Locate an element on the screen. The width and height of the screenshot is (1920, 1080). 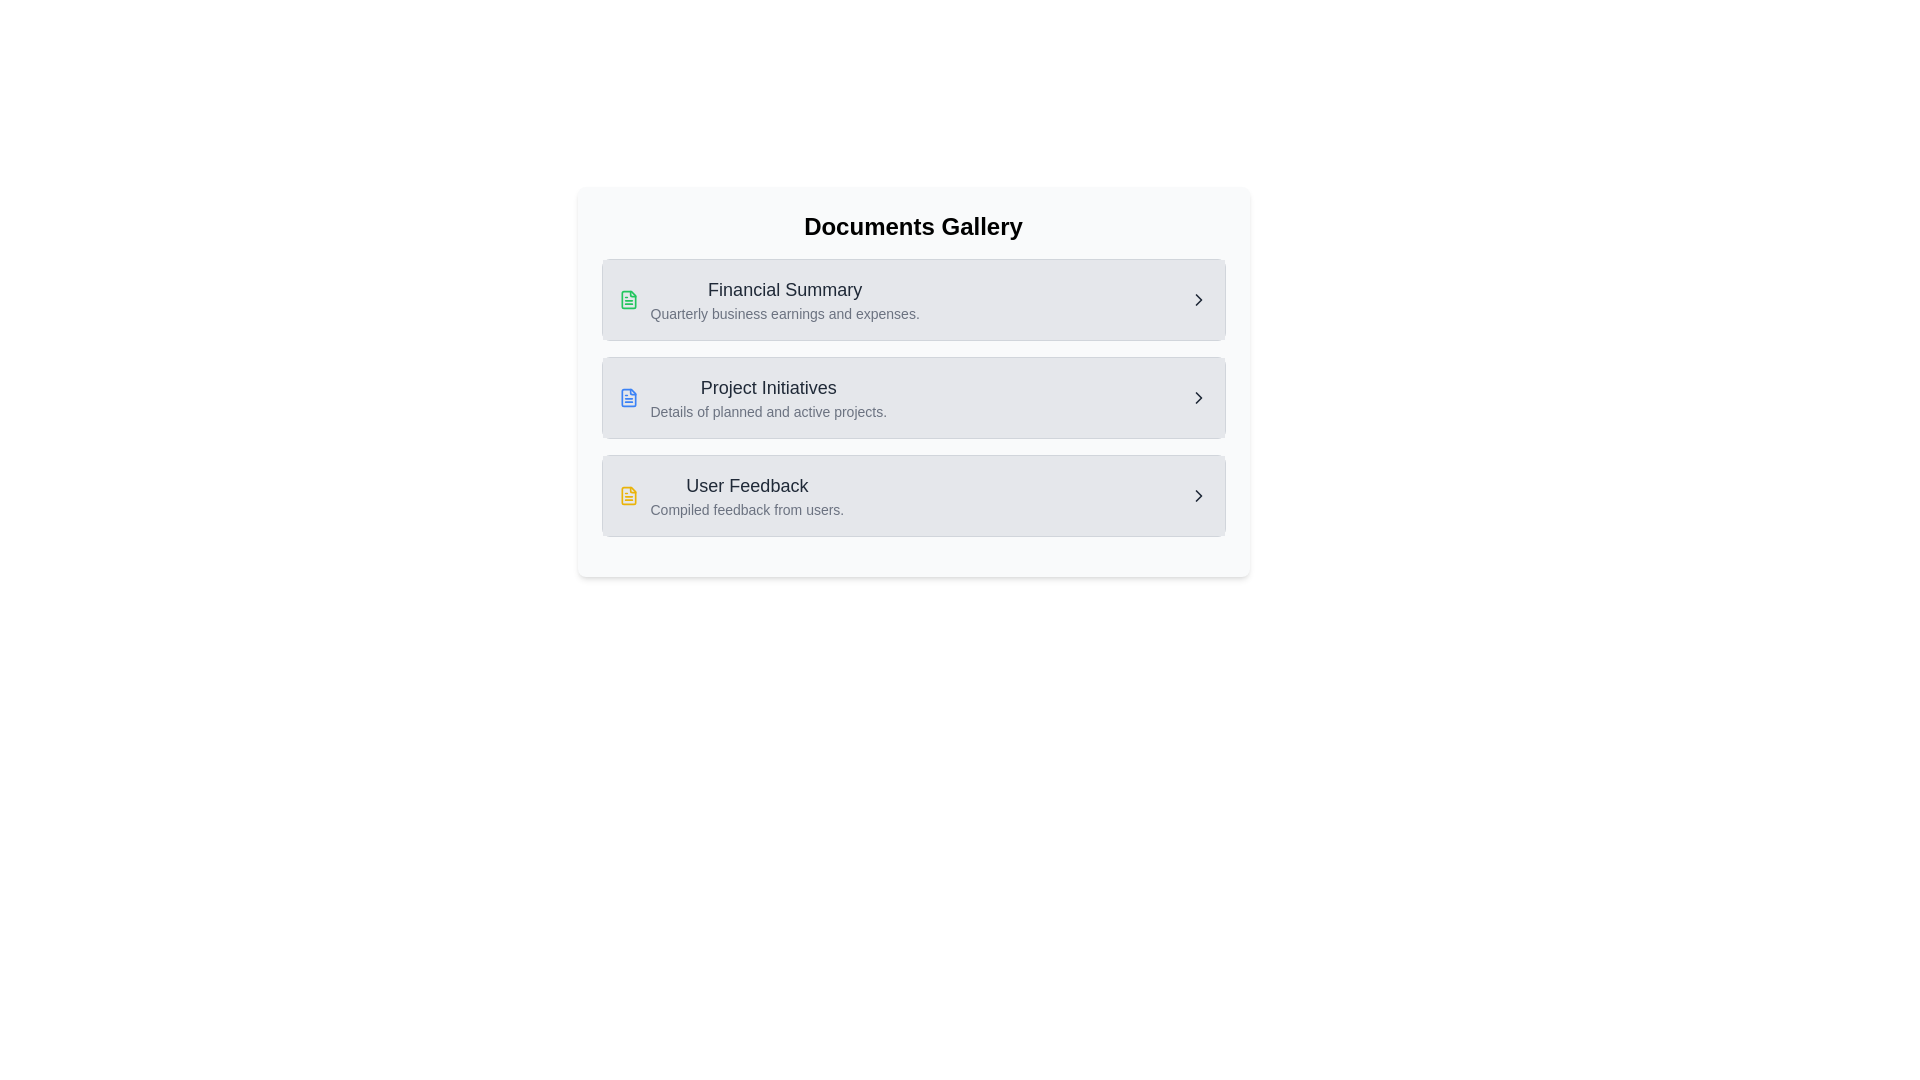
the 'Project Initiatives' section, which includes bold text and a document icon is located at coordinates (751, 397).